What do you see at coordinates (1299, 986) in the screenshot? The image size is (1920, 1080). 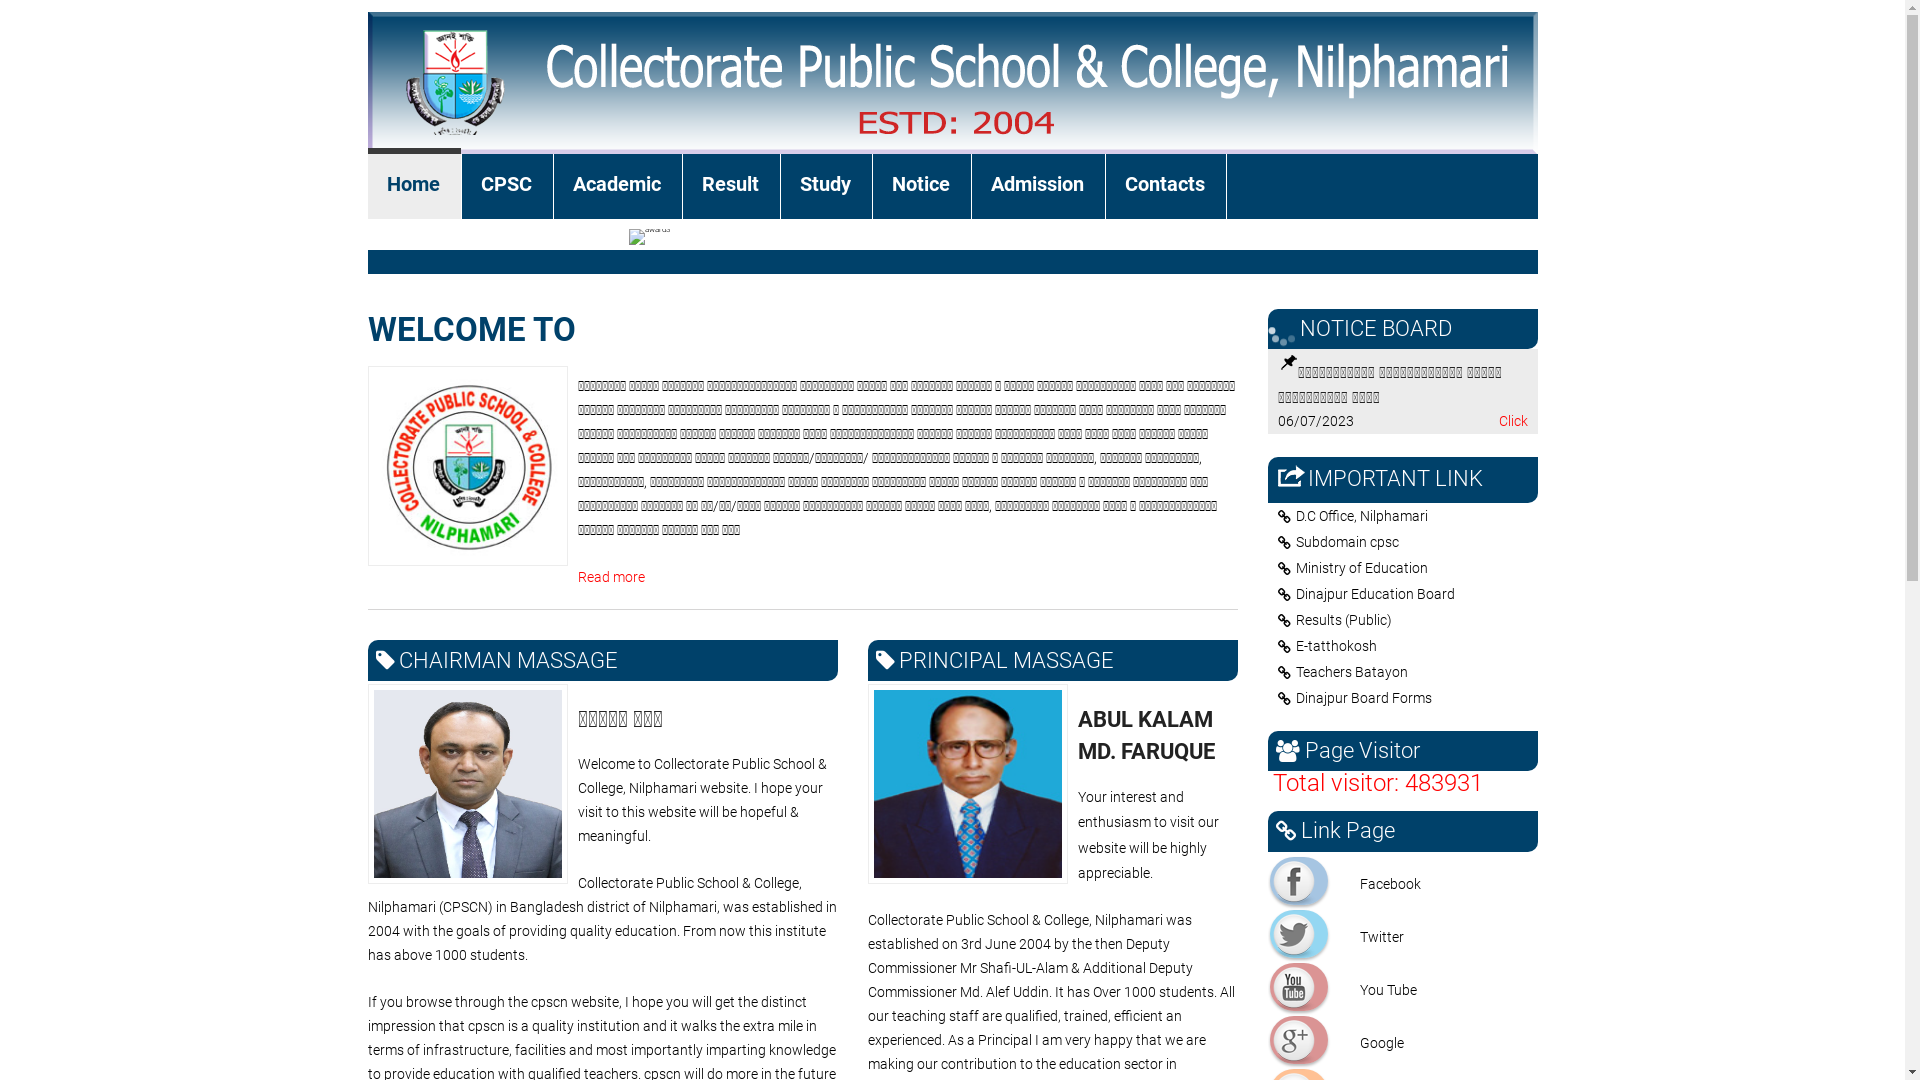 I see `'You Tube'` at bounding box center [1299, 986].